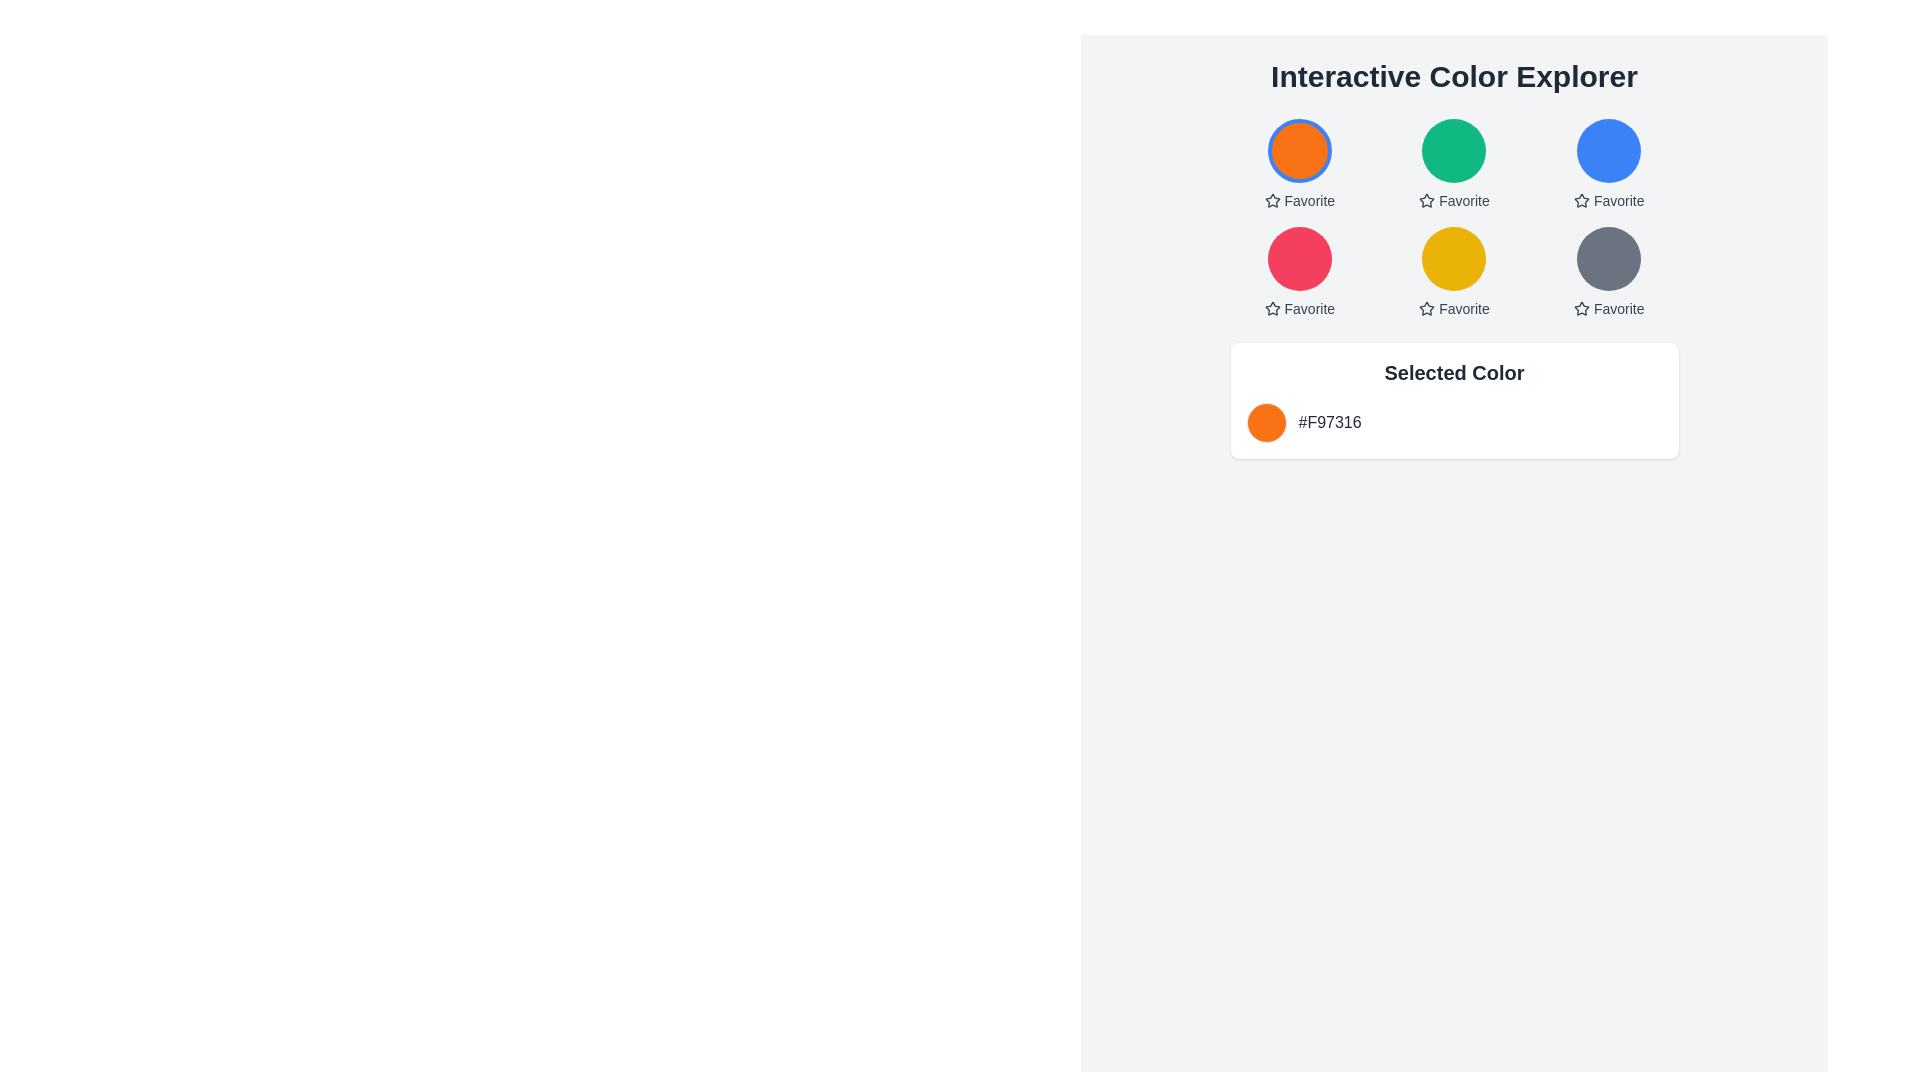 This screenshot has height=1080, width=1920. What do you see at coordinates (1265, 422) in the screenshot?
I see `the Color indicator located in the 'Selected Color' section, which visually represents the currently selected color next to a textual color code` at bounding box center [1265, 422].